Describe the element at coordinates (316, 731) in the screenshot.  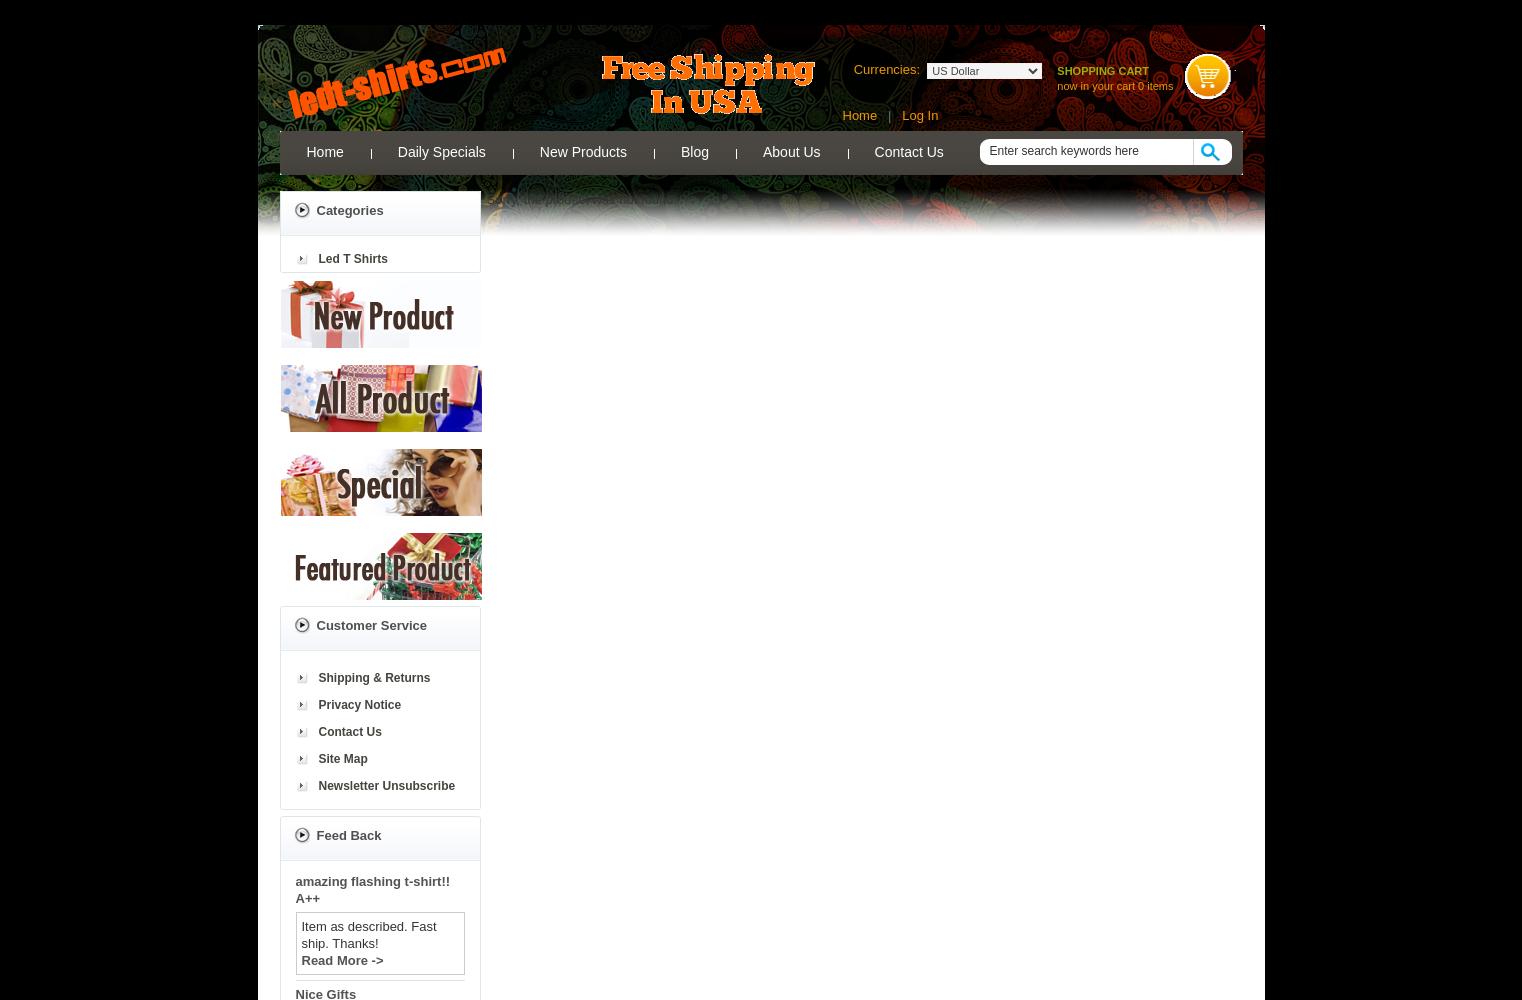
I see `'Contact Us'` at that location.